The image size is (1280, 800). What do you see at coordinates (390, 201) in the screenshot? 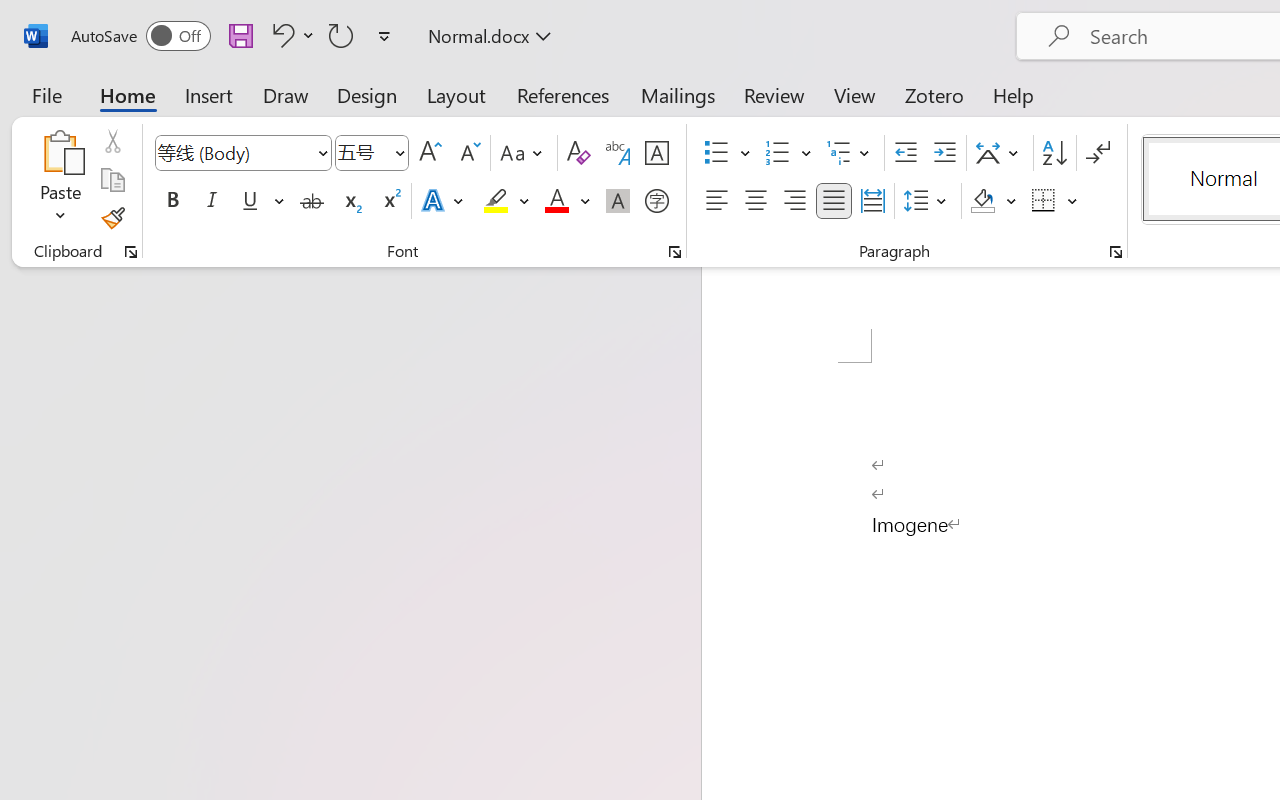
I see `'Superscript'` at bounding box center [390, 201].